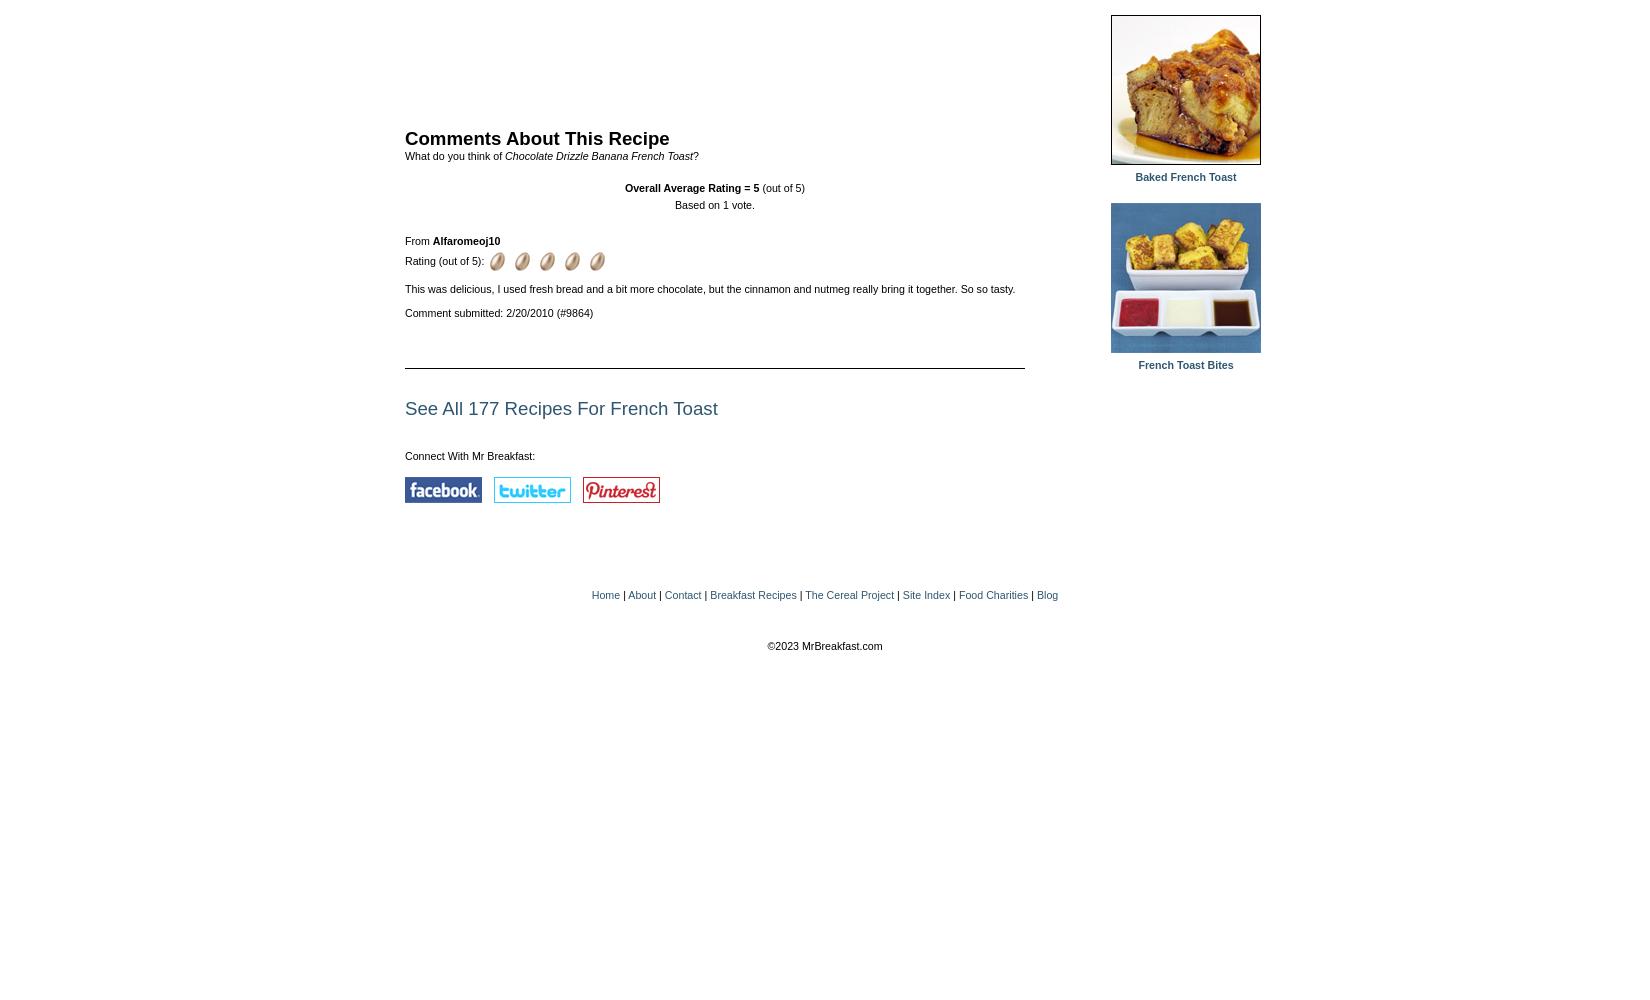 The image size is (1650, 1000). Describe the element at coordinates (604, 594) in the screenshot. I see `'Home'` at that location.